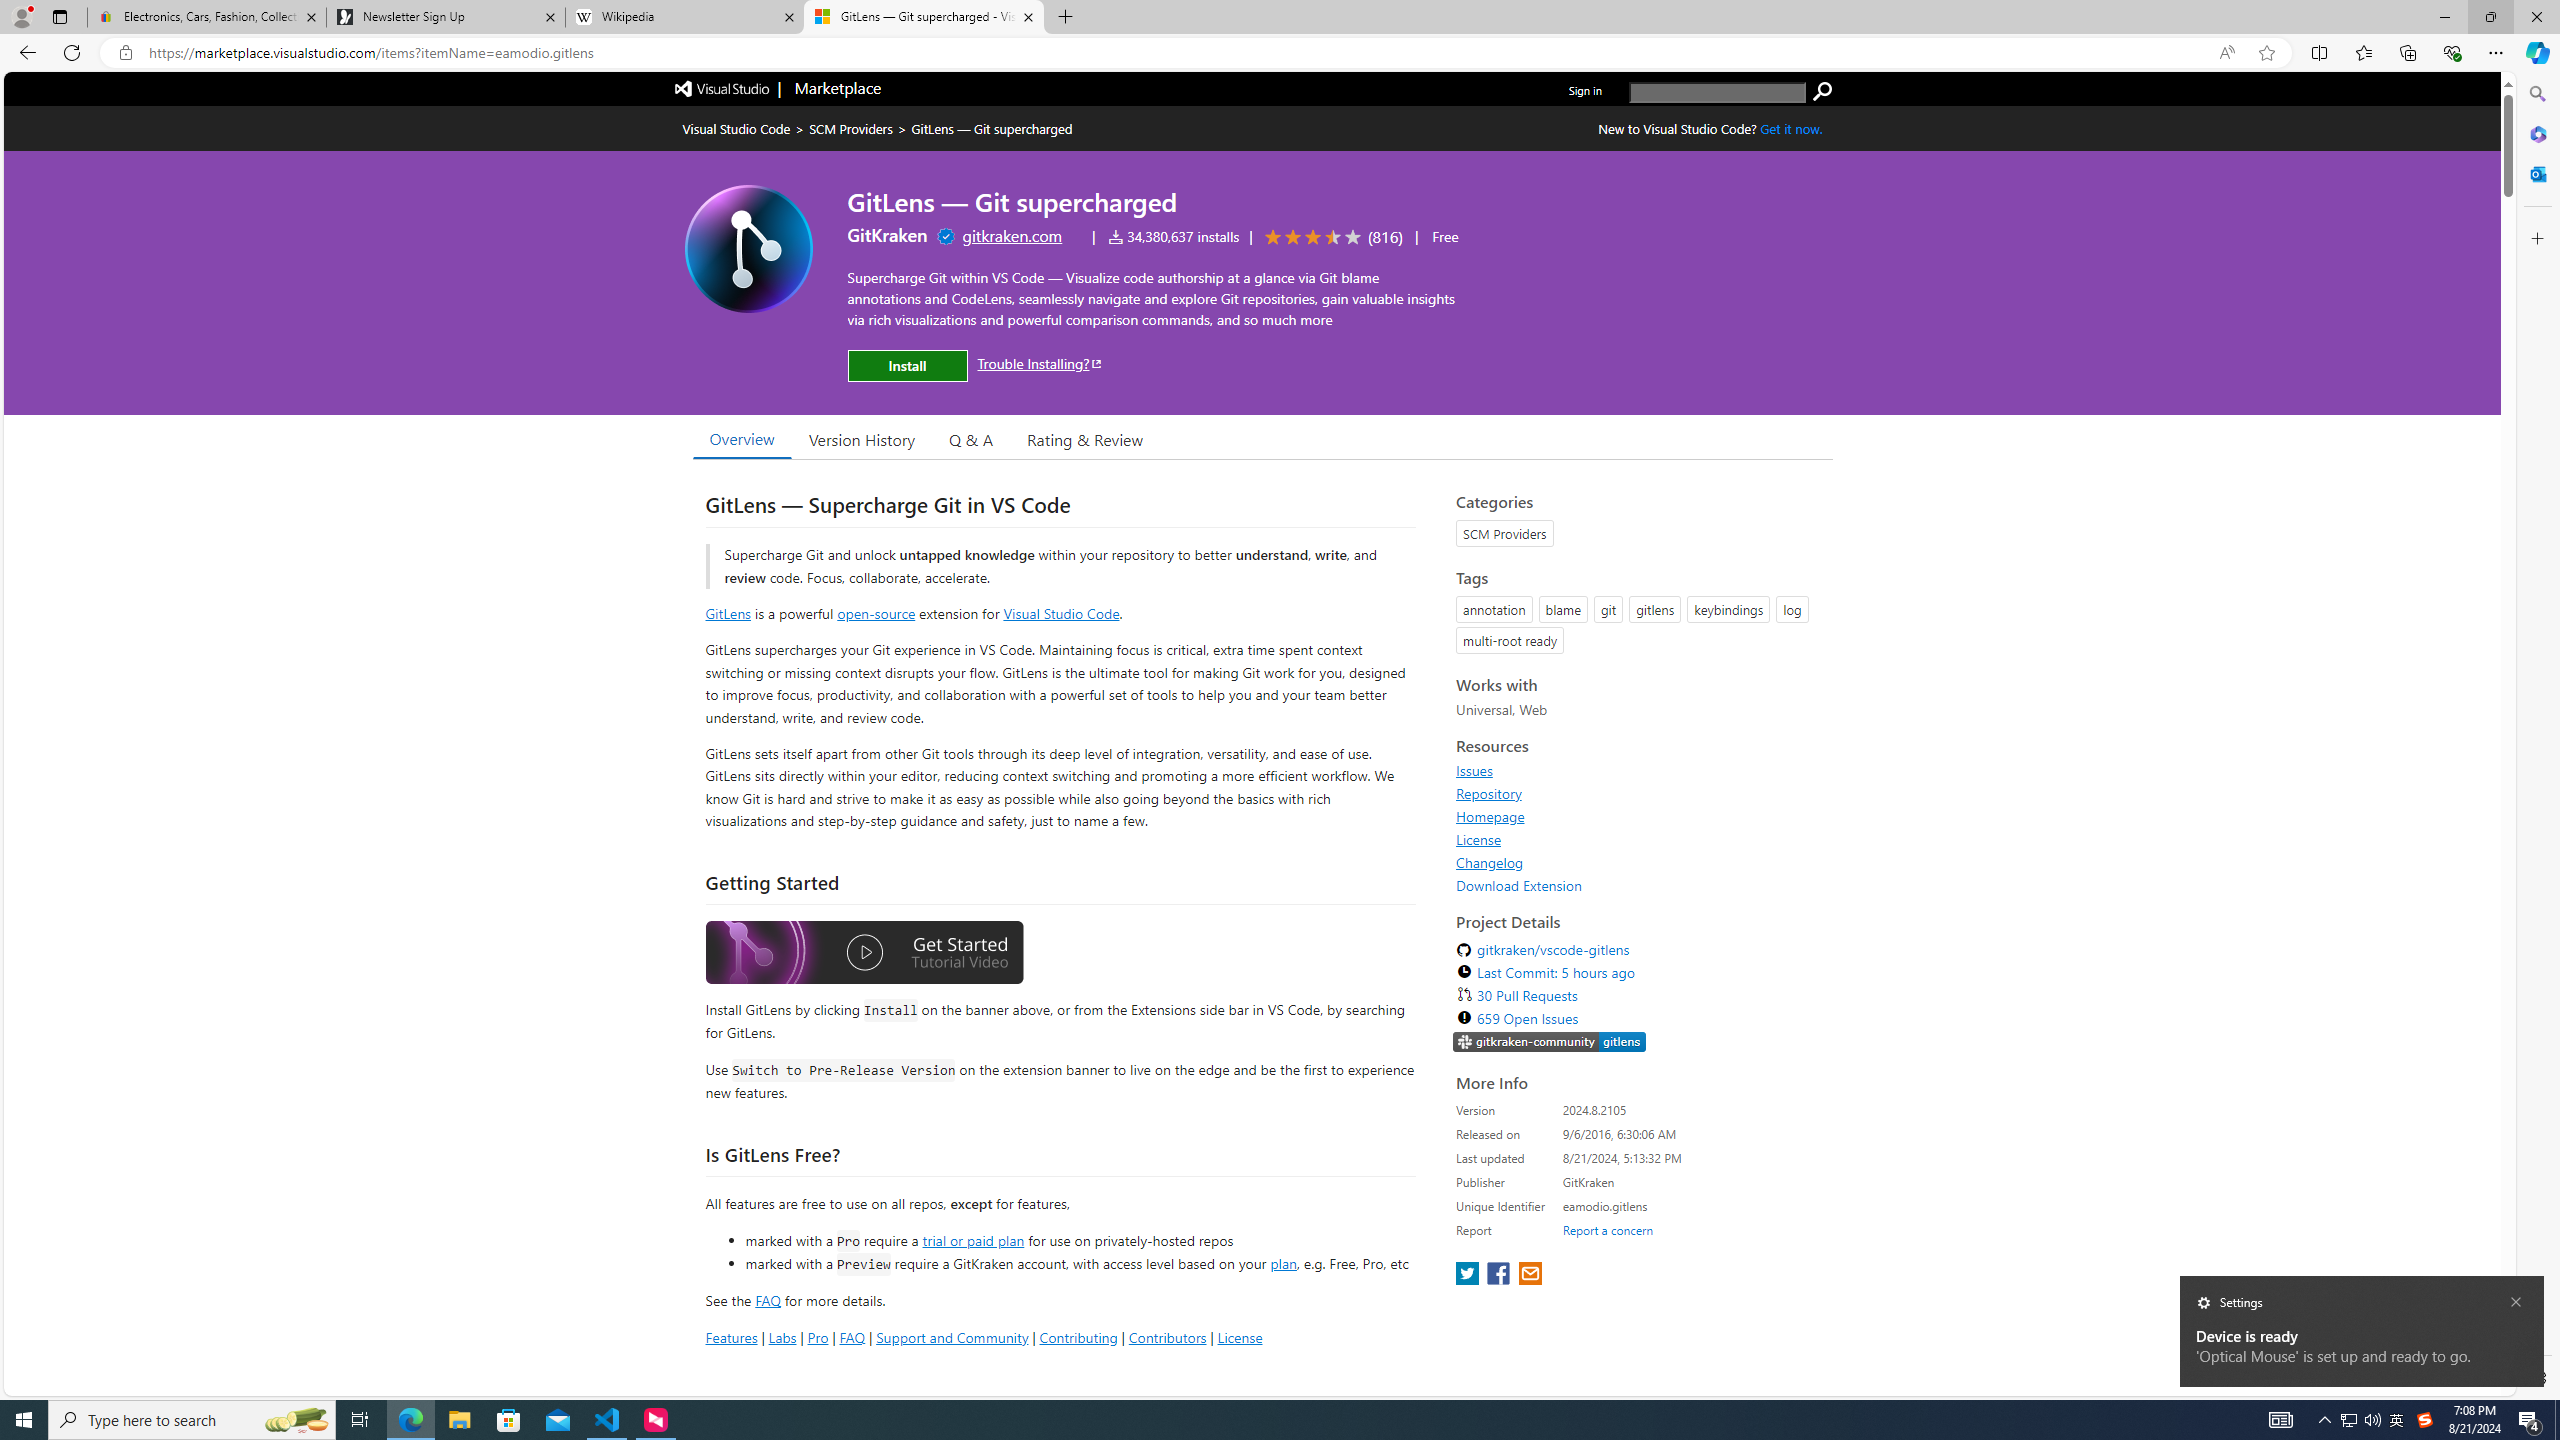 The image size is (2560, 1440). What do you see at coordinates (1549, 1043) in the screenshot?
I see `'https://slack.gitkraken.com//'` at bounding box center [1549, 1043].